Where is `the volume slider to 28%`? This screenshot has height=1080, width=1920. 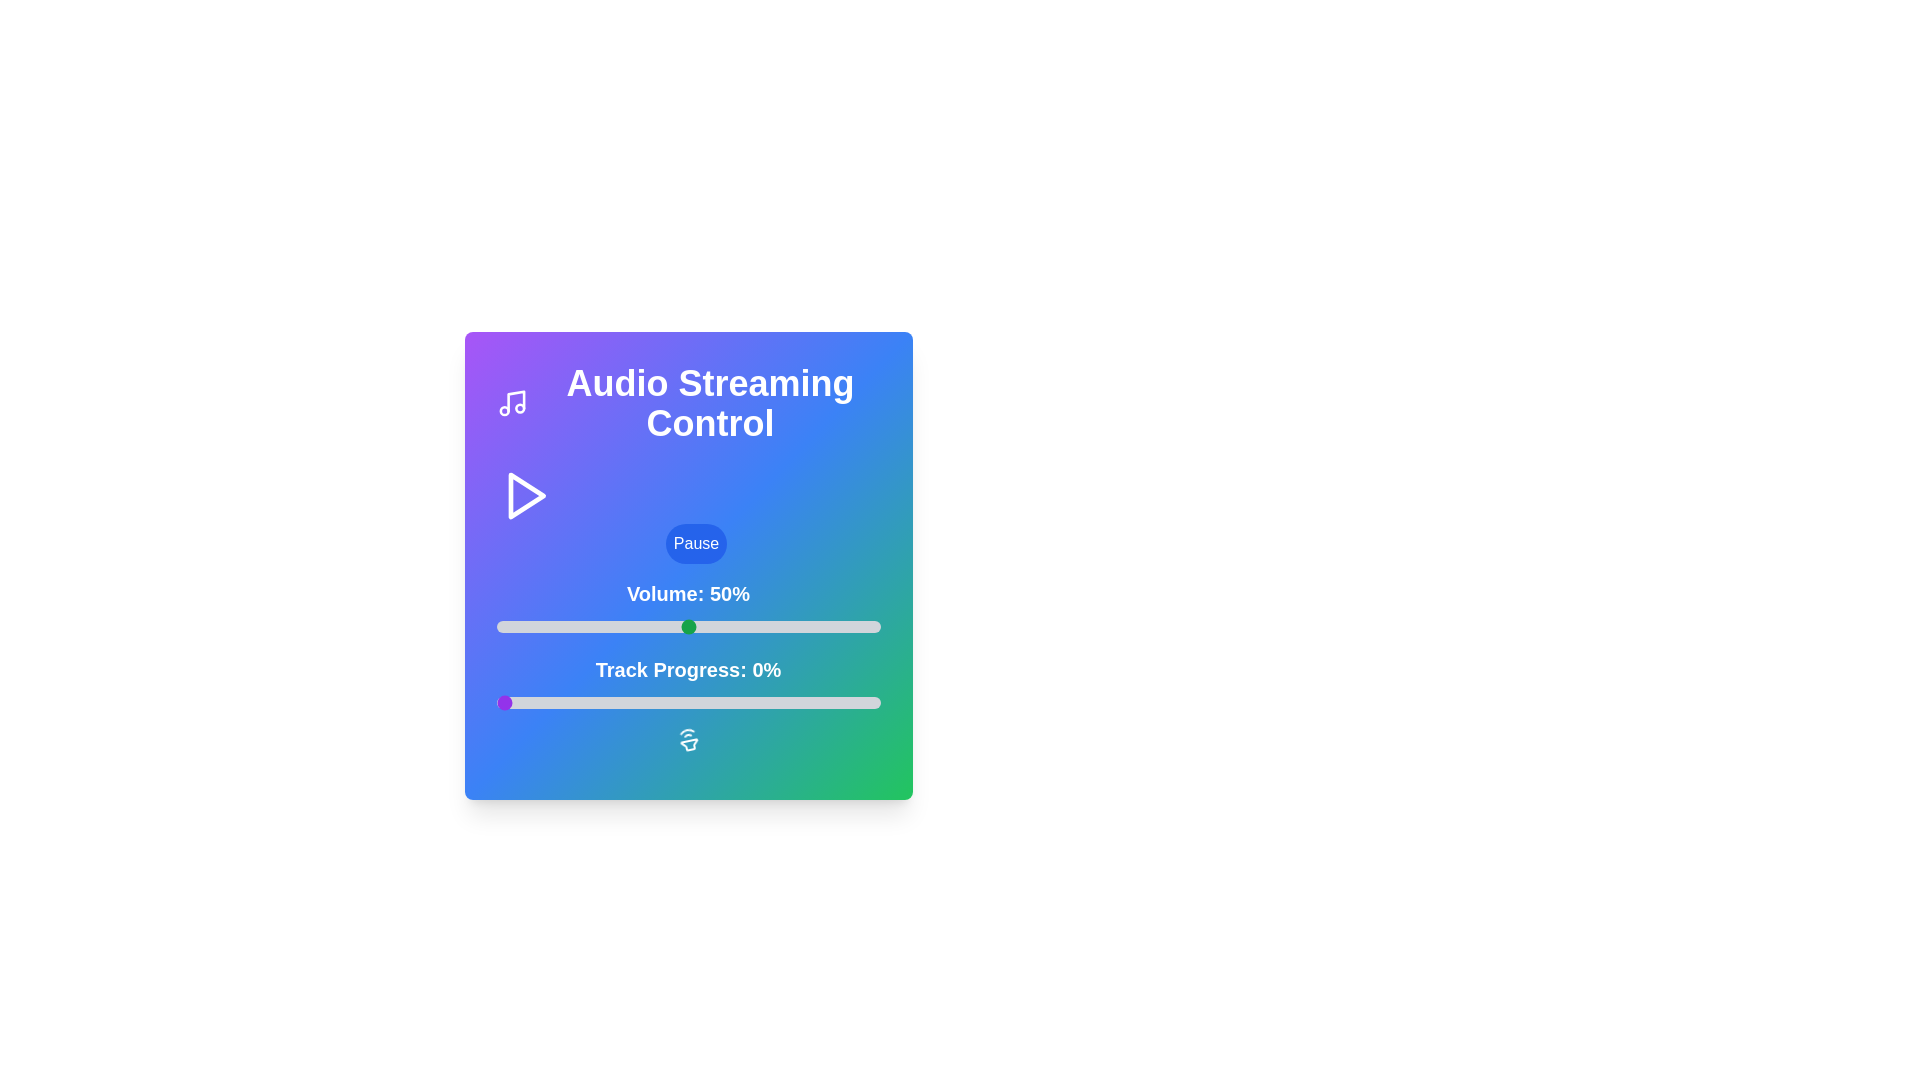
the volume slider to 28% is located at coordinates (603, 626).